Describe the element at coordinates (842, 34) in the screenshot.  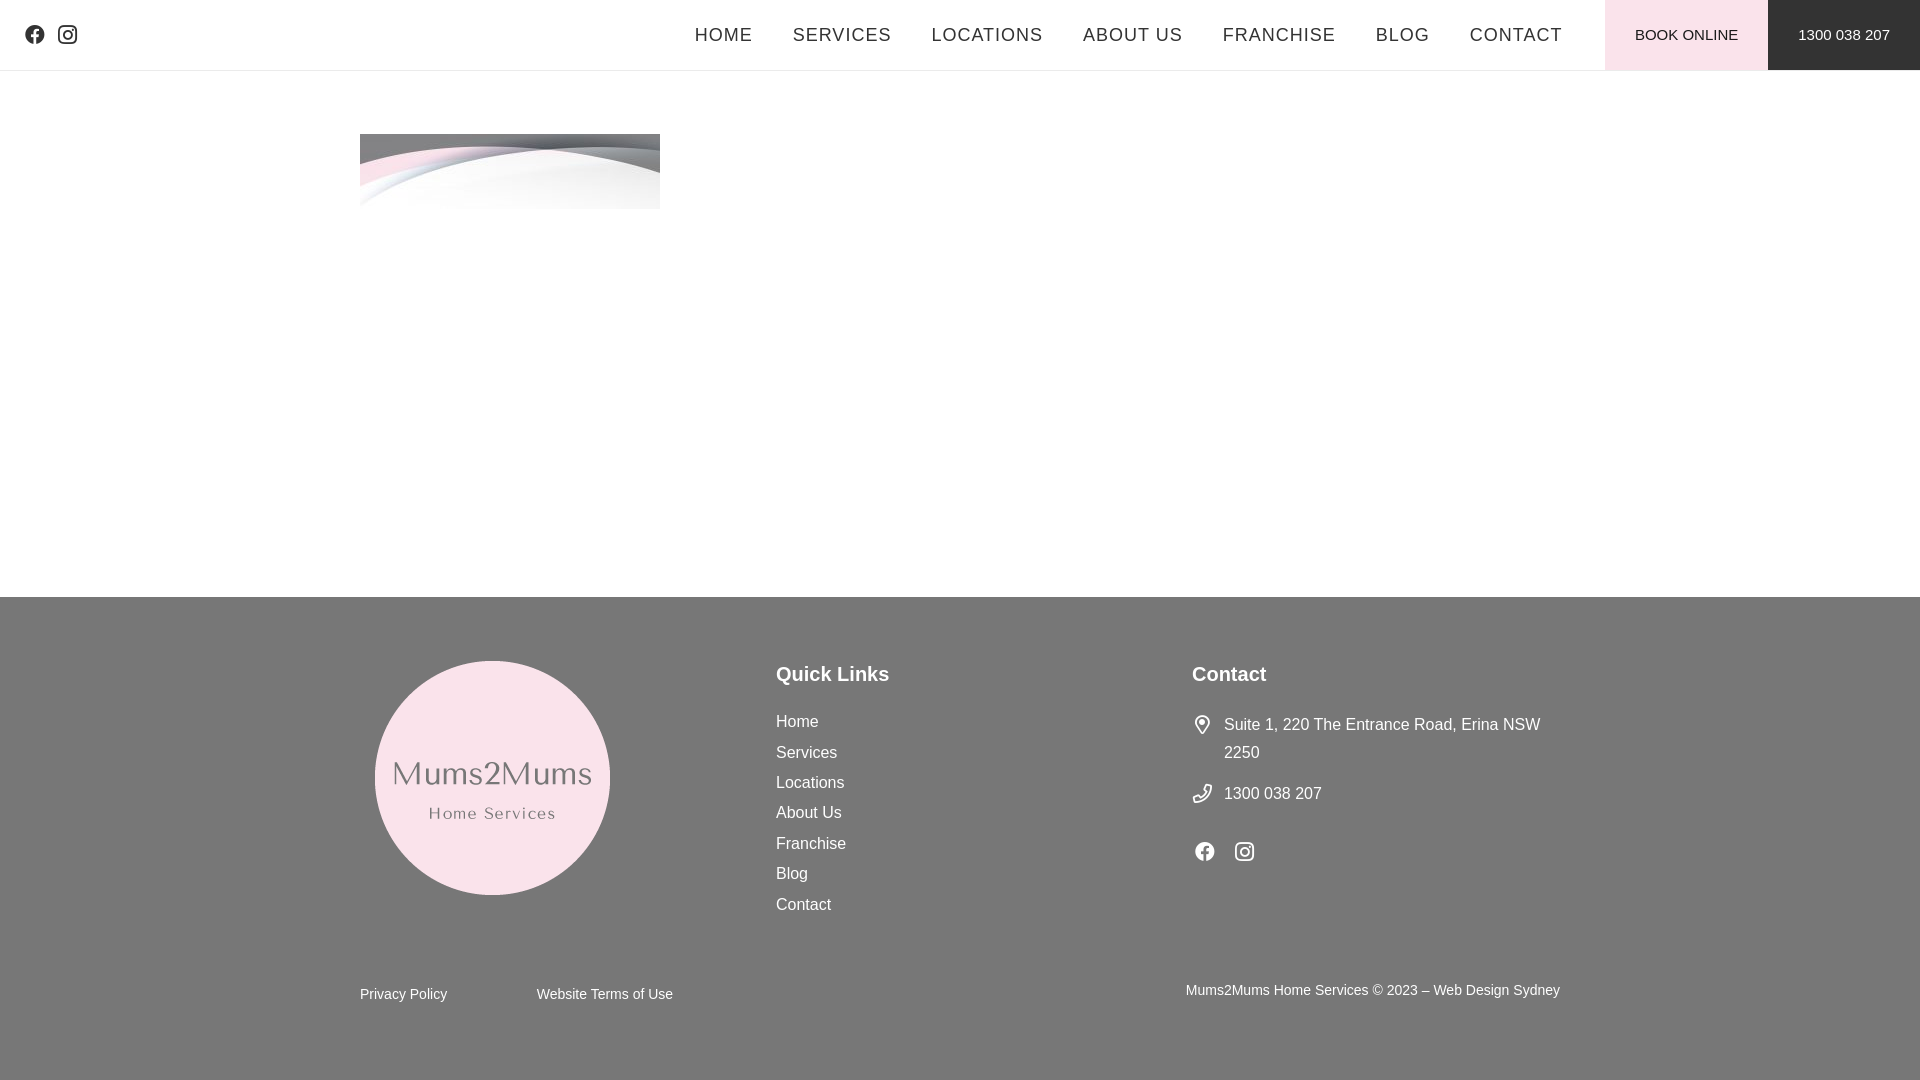
I see `'SERVICES'` at that location.